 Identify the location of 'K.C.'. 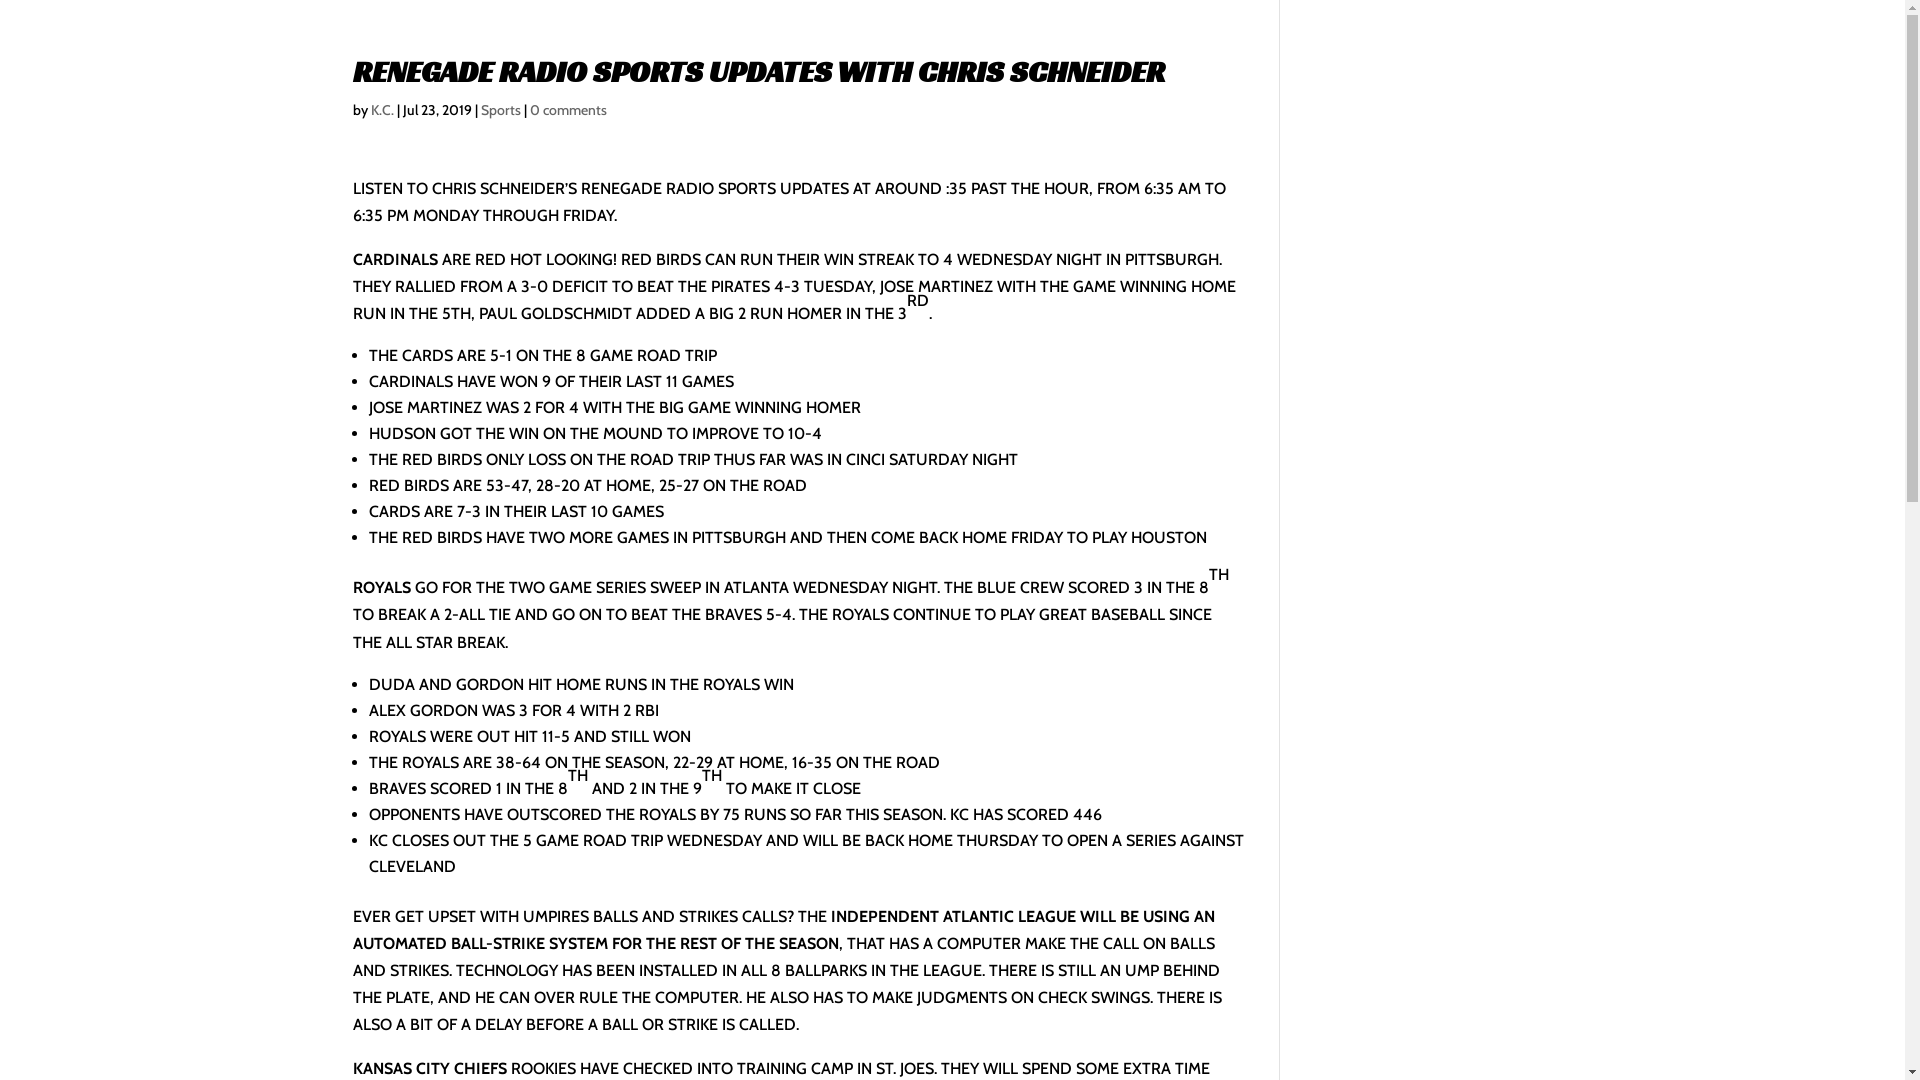
(381, 110).